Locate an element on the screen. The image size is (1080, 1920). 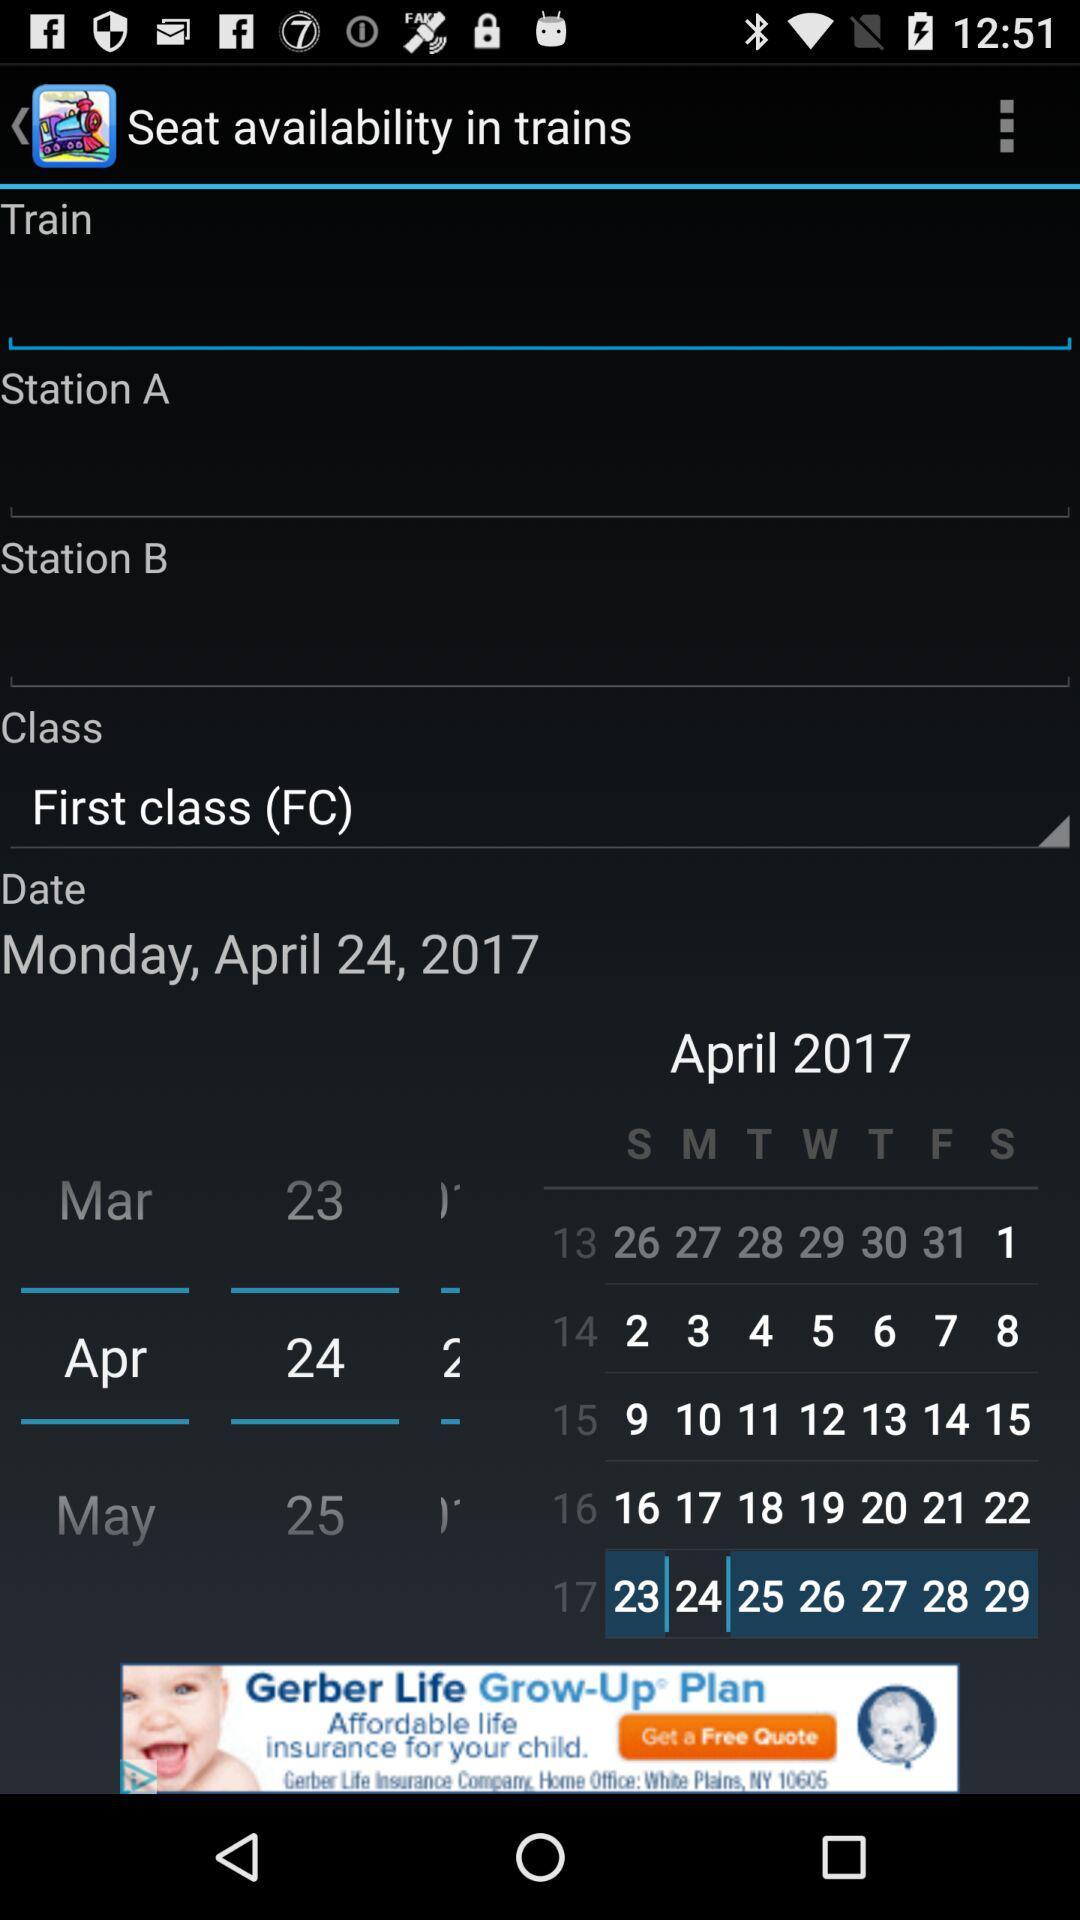
the image to the left of the text seat availability in trains is located at coordinates (72, 124).